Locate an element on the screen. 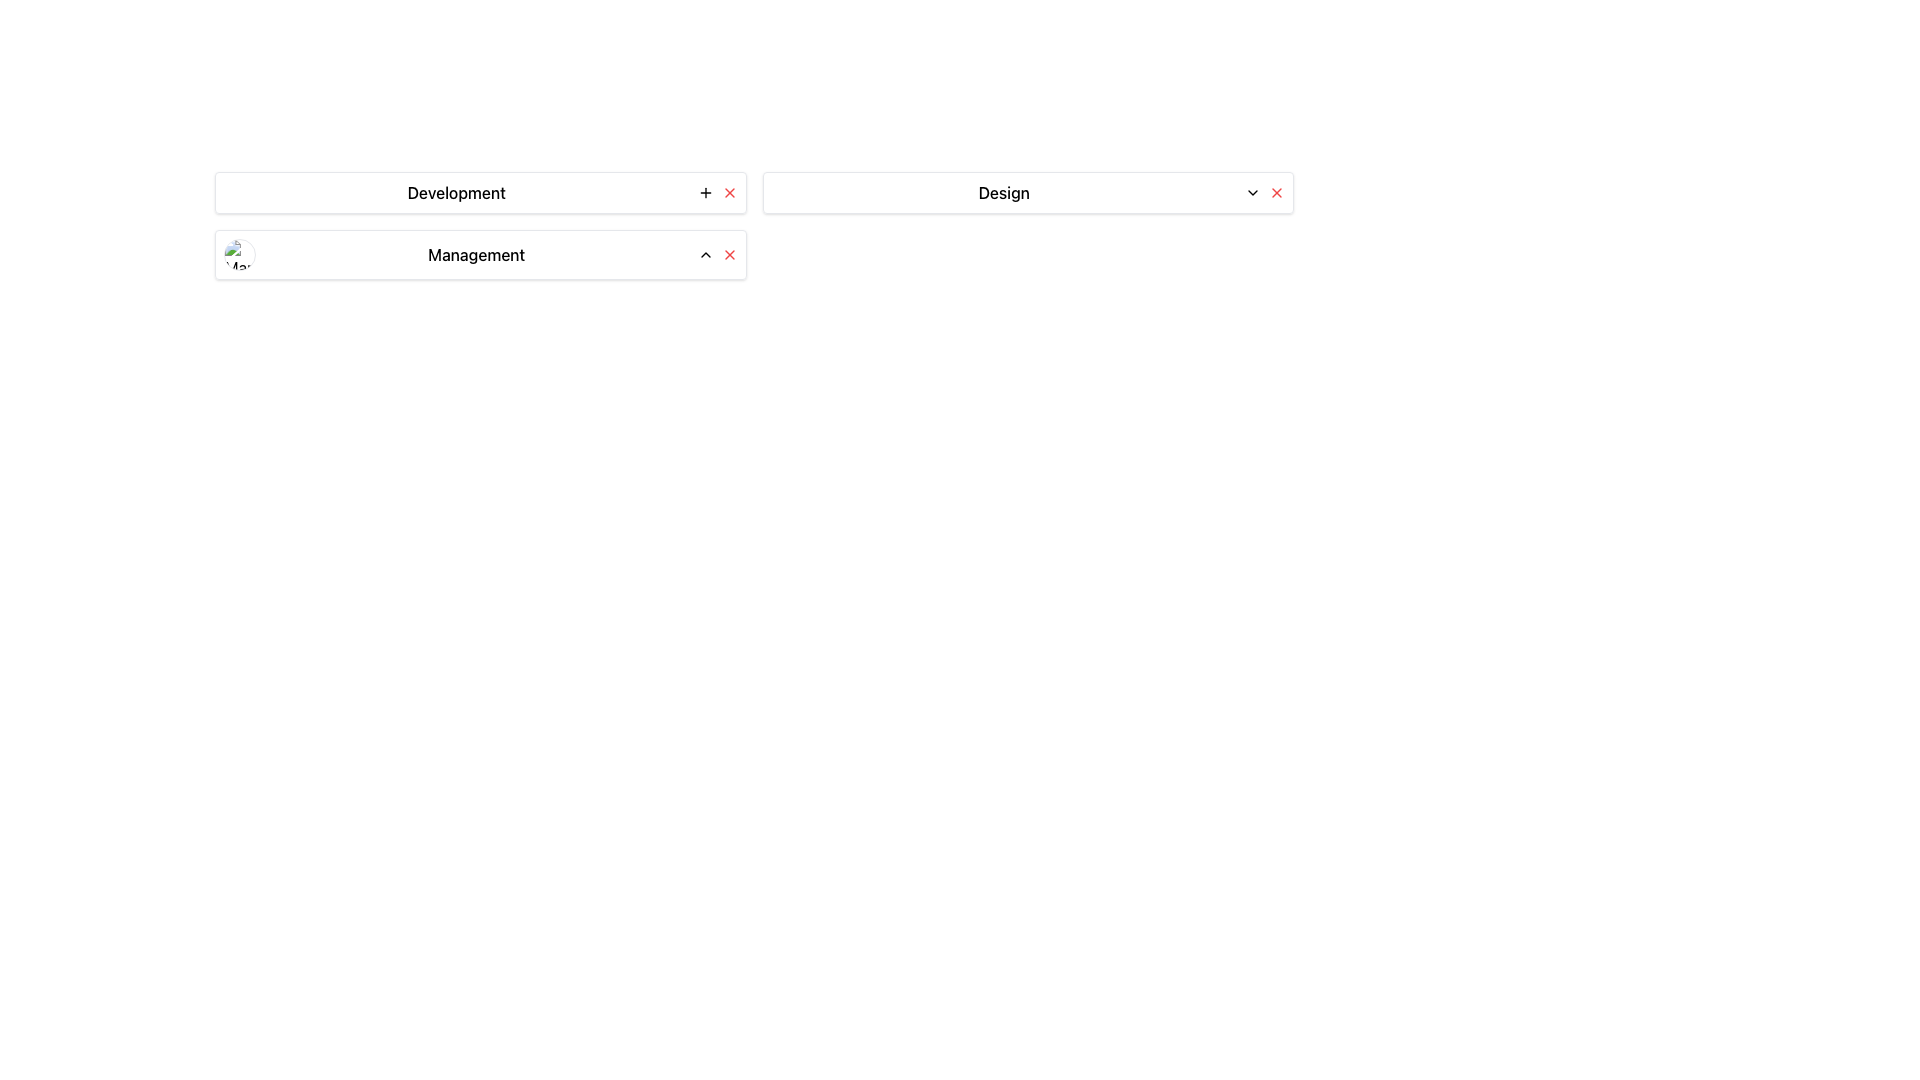 The width and height of the screenshot is (1920, 1080). the small downward-pointing chevron icon located to the right of the 'Design' label to trigger a tooltip or highlighting effect is located at coordinates (1251, 192).